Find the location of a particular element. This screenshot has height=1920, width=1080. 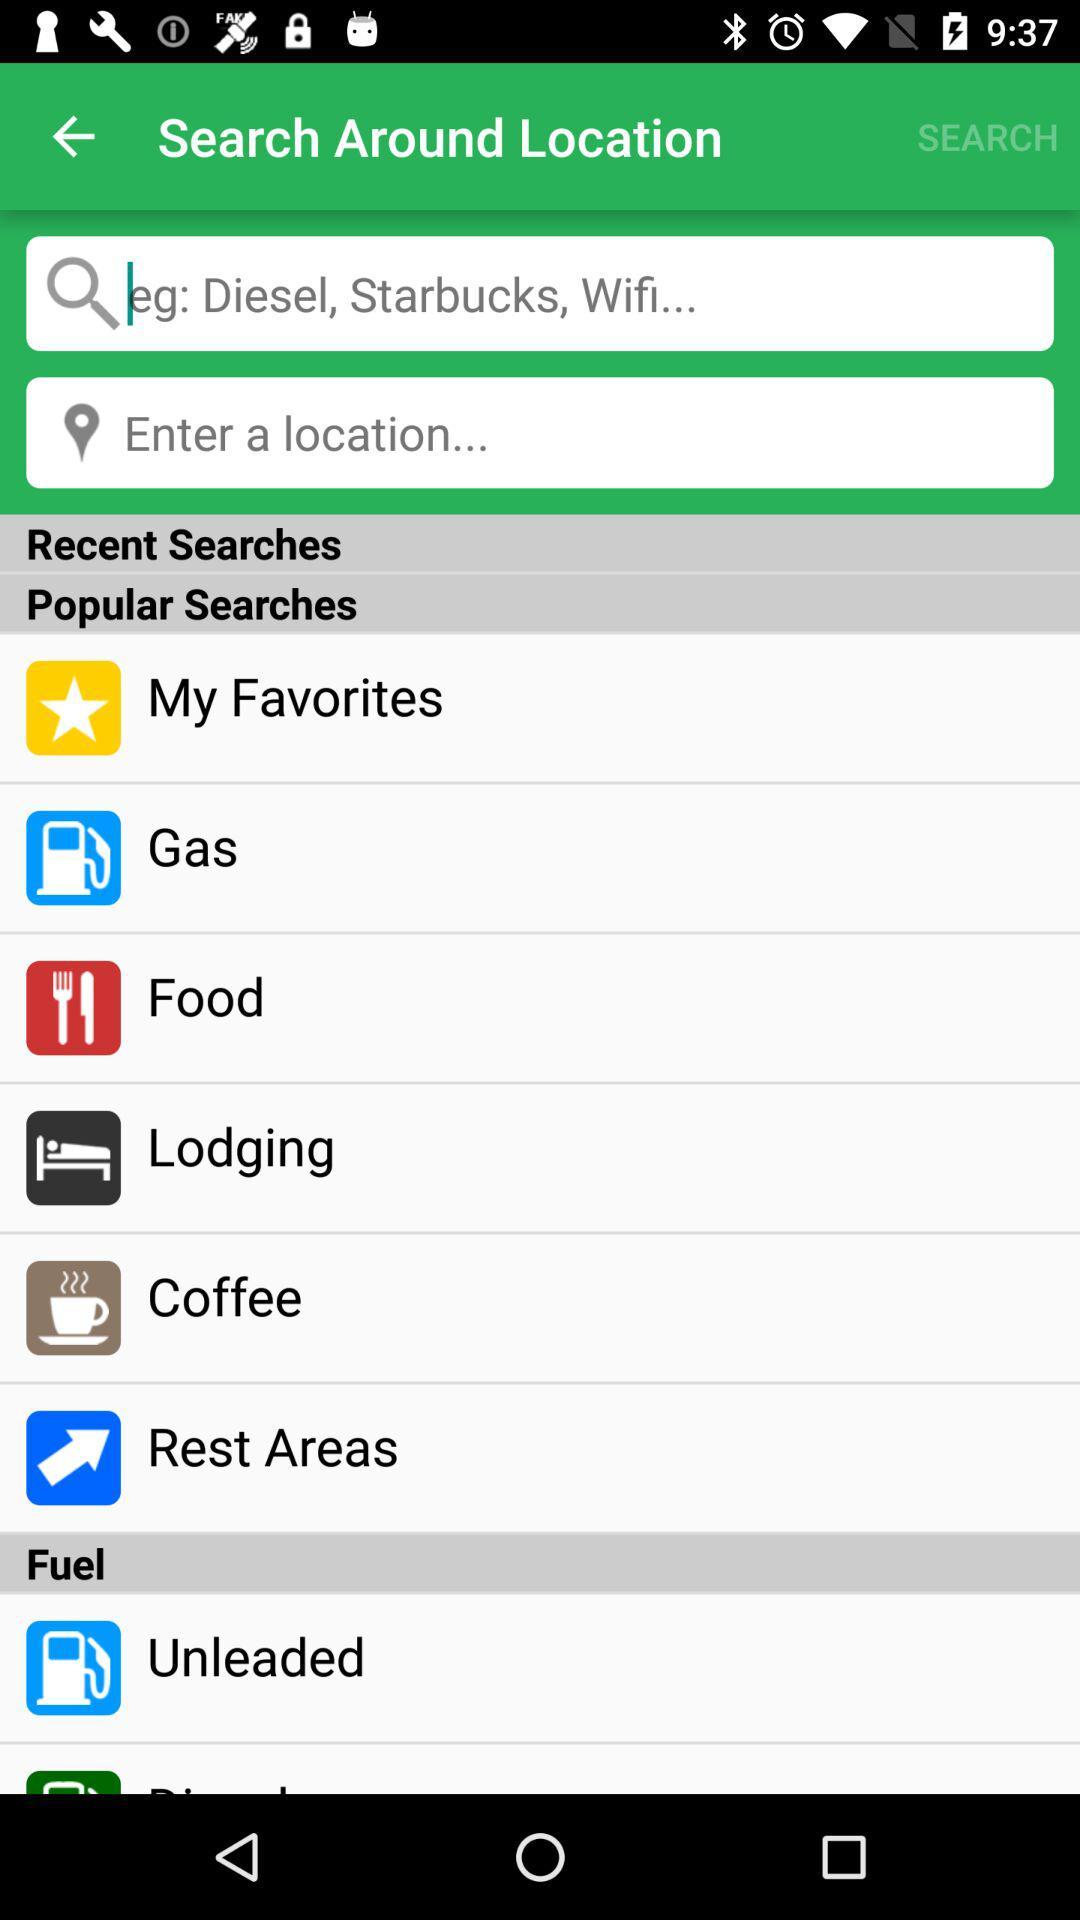

the icon above the my favorites icon is located at coordinates (540, 602).